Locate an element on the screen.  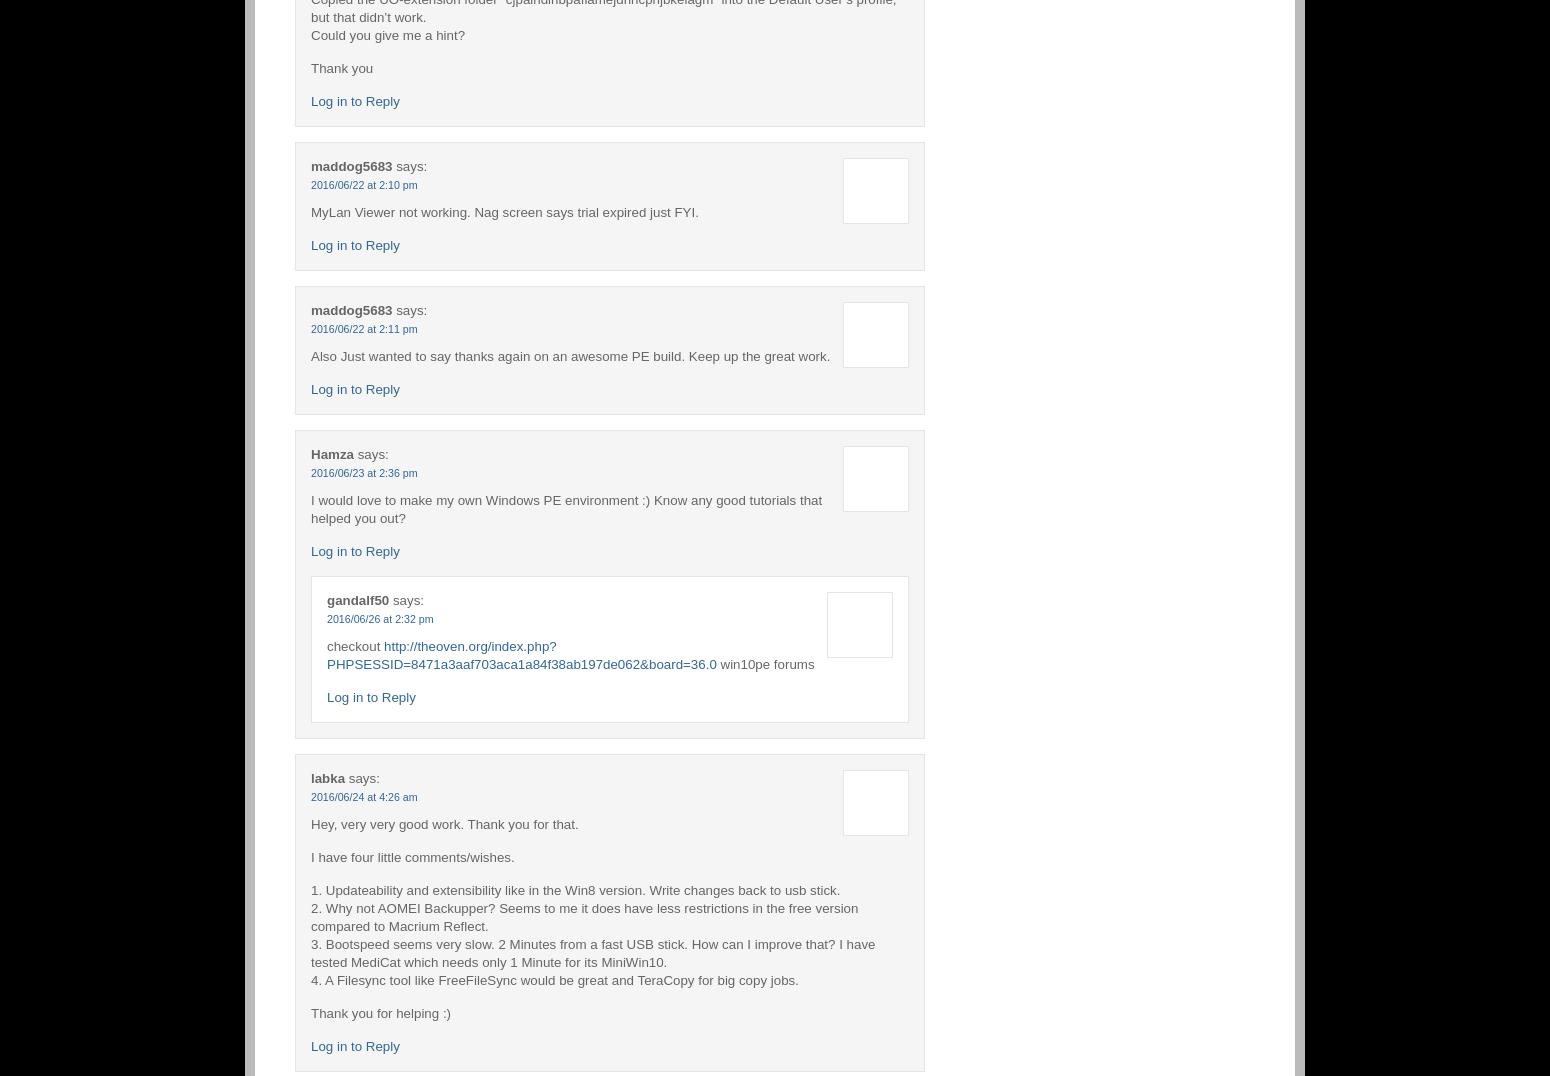
'1. Updateability and extensibility like in the Win8 version. Write changes back to usb stick.' is located at coordinates (575, 889).